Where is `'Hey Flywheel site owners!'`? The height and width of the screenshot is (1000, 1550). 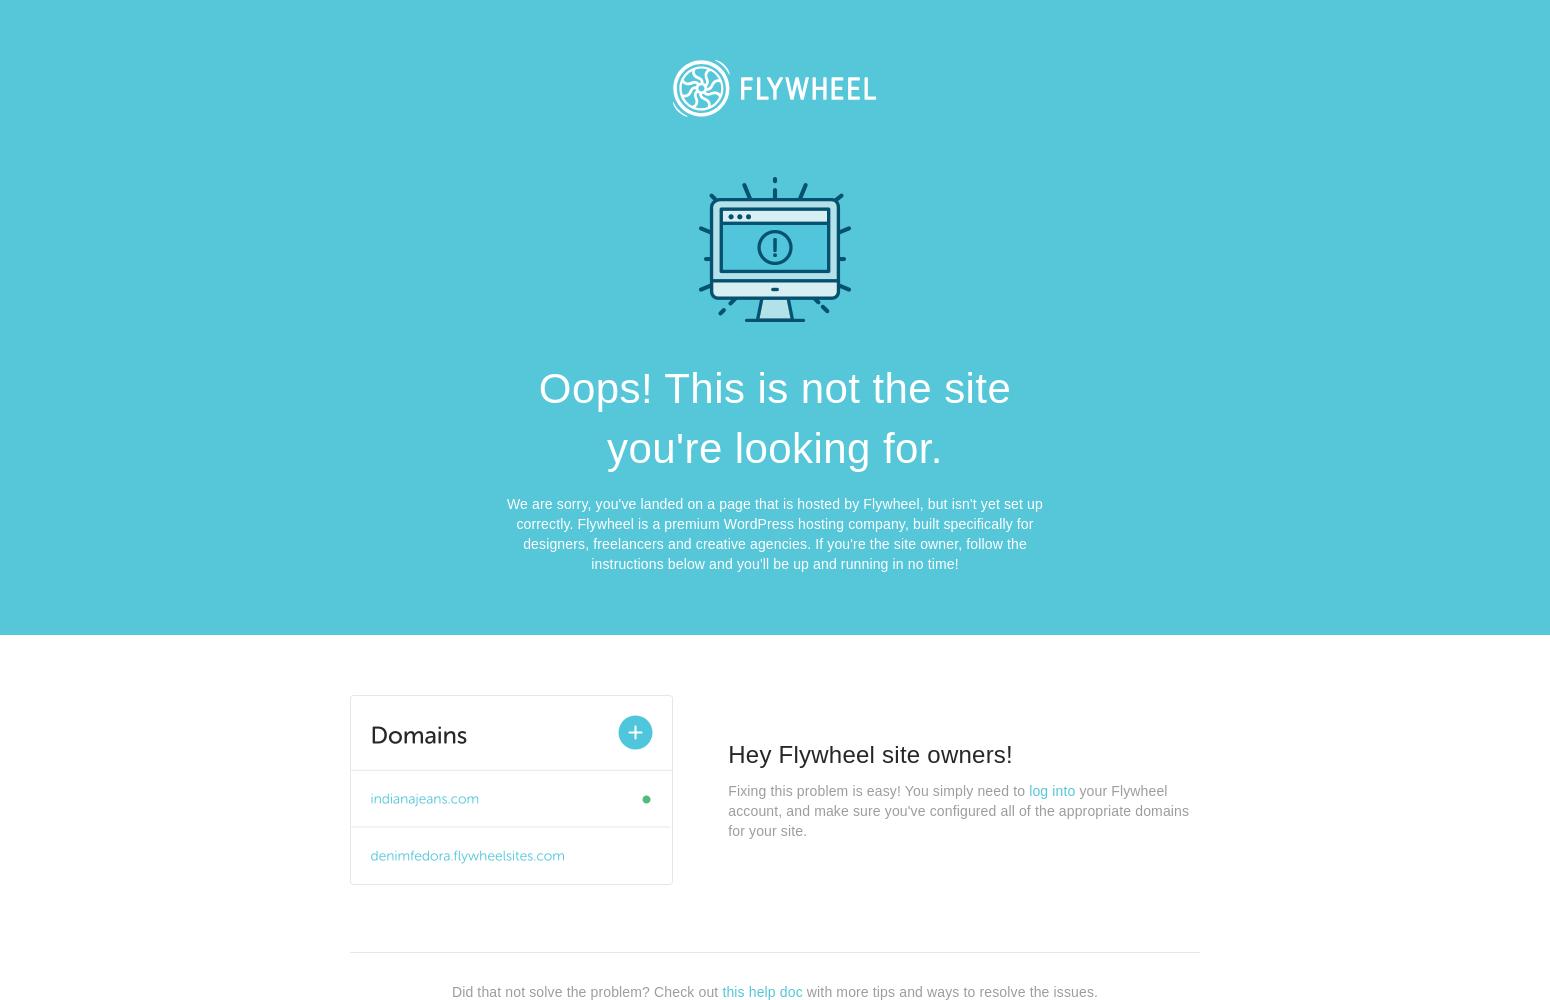
'Hey Flywheel site owners!' is located at coordinates (728, 753).